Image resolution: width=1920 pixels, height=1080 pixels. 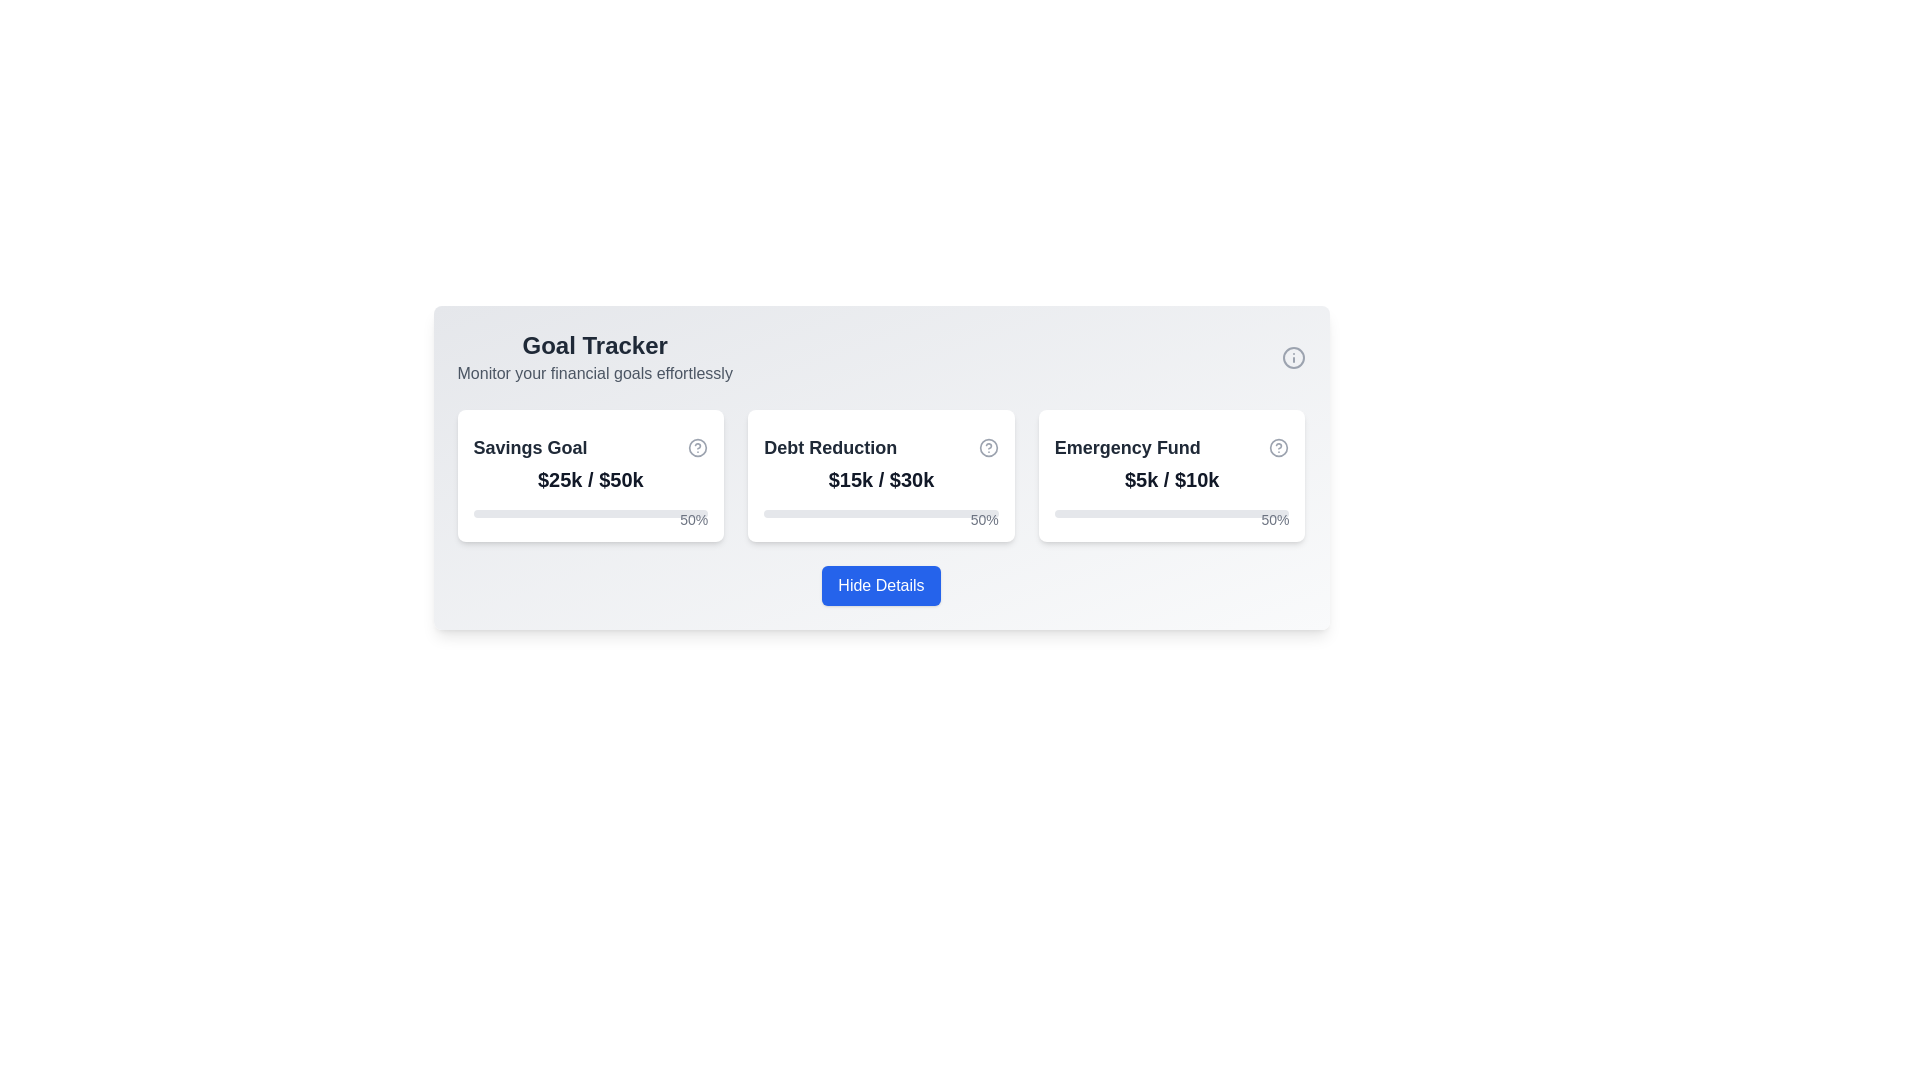 I want to click on the text label displaying the completion percentage for the progress bar in the 'Savings Goal' card of the 'Goal Tracker' interface, so click(x=694, y=519).